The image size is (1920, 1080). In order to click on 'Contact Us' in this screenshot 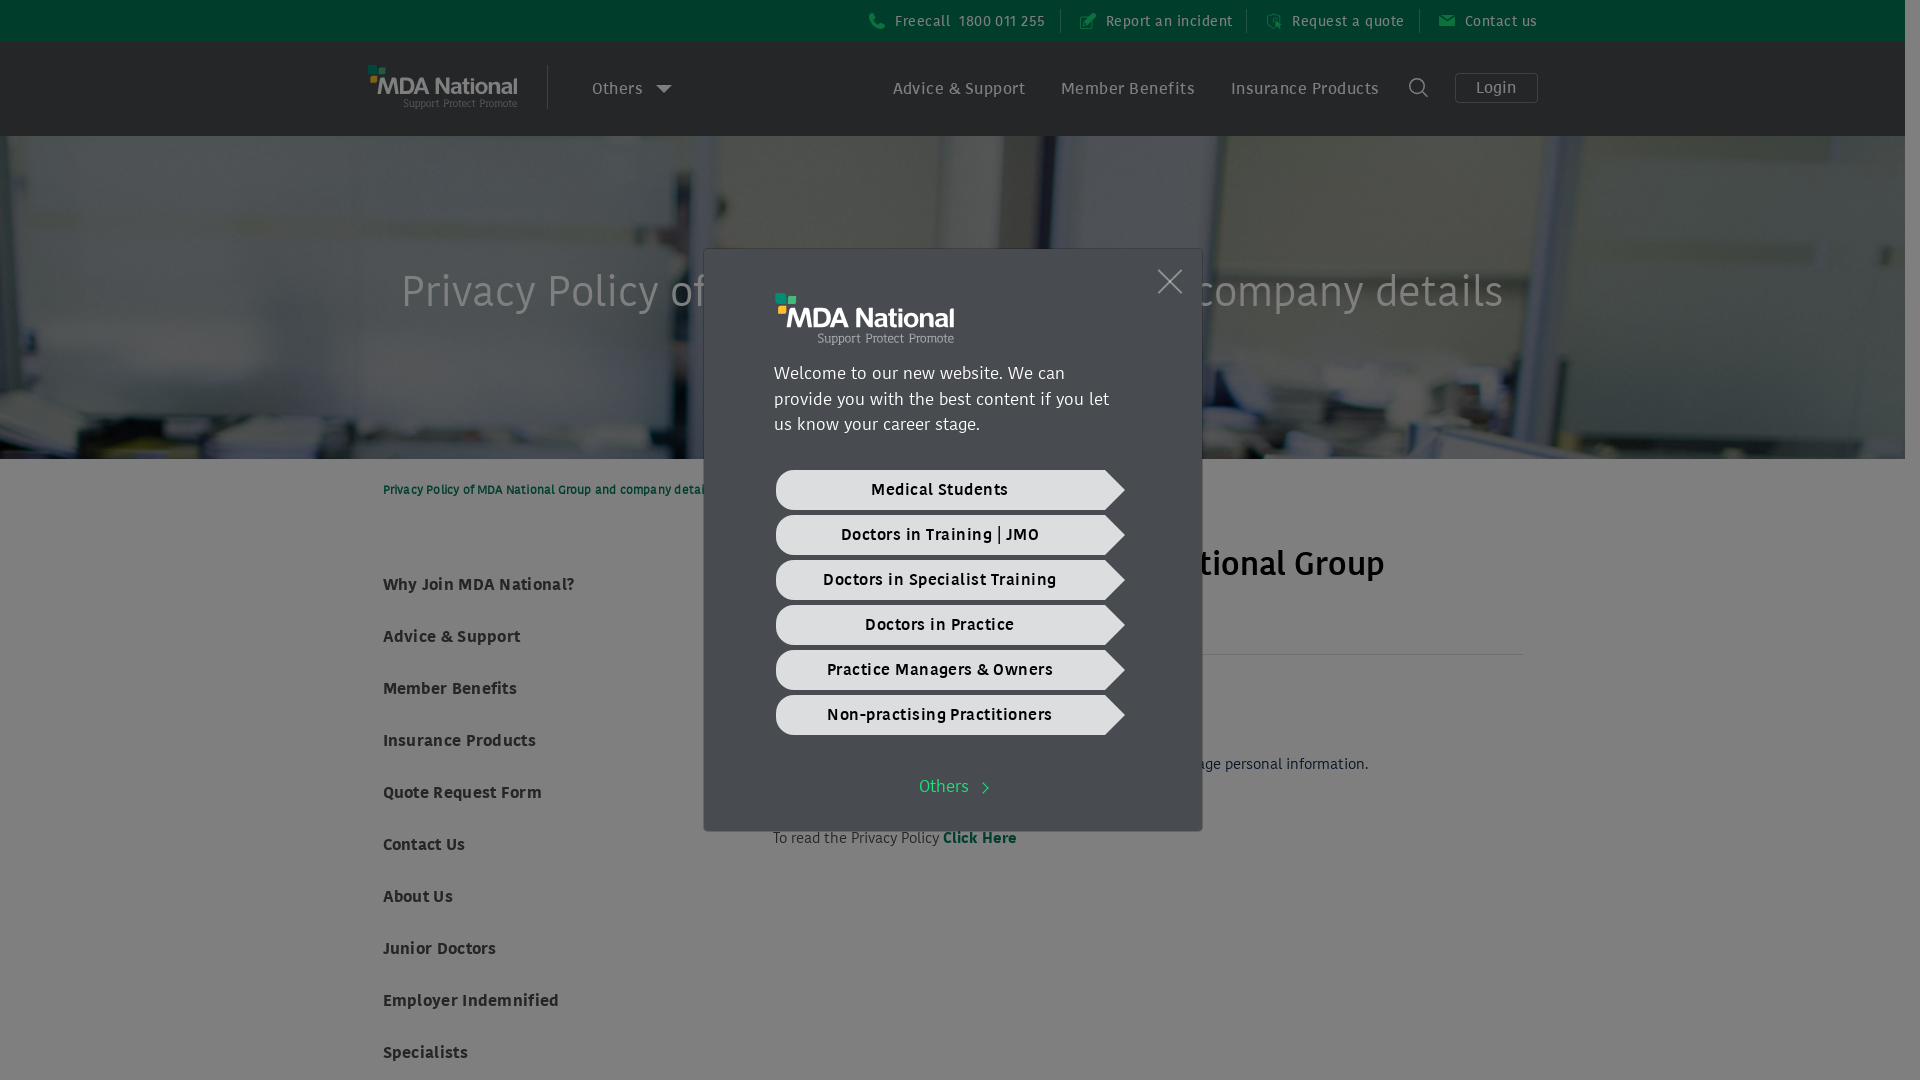, I will do `click(422, 844)`.